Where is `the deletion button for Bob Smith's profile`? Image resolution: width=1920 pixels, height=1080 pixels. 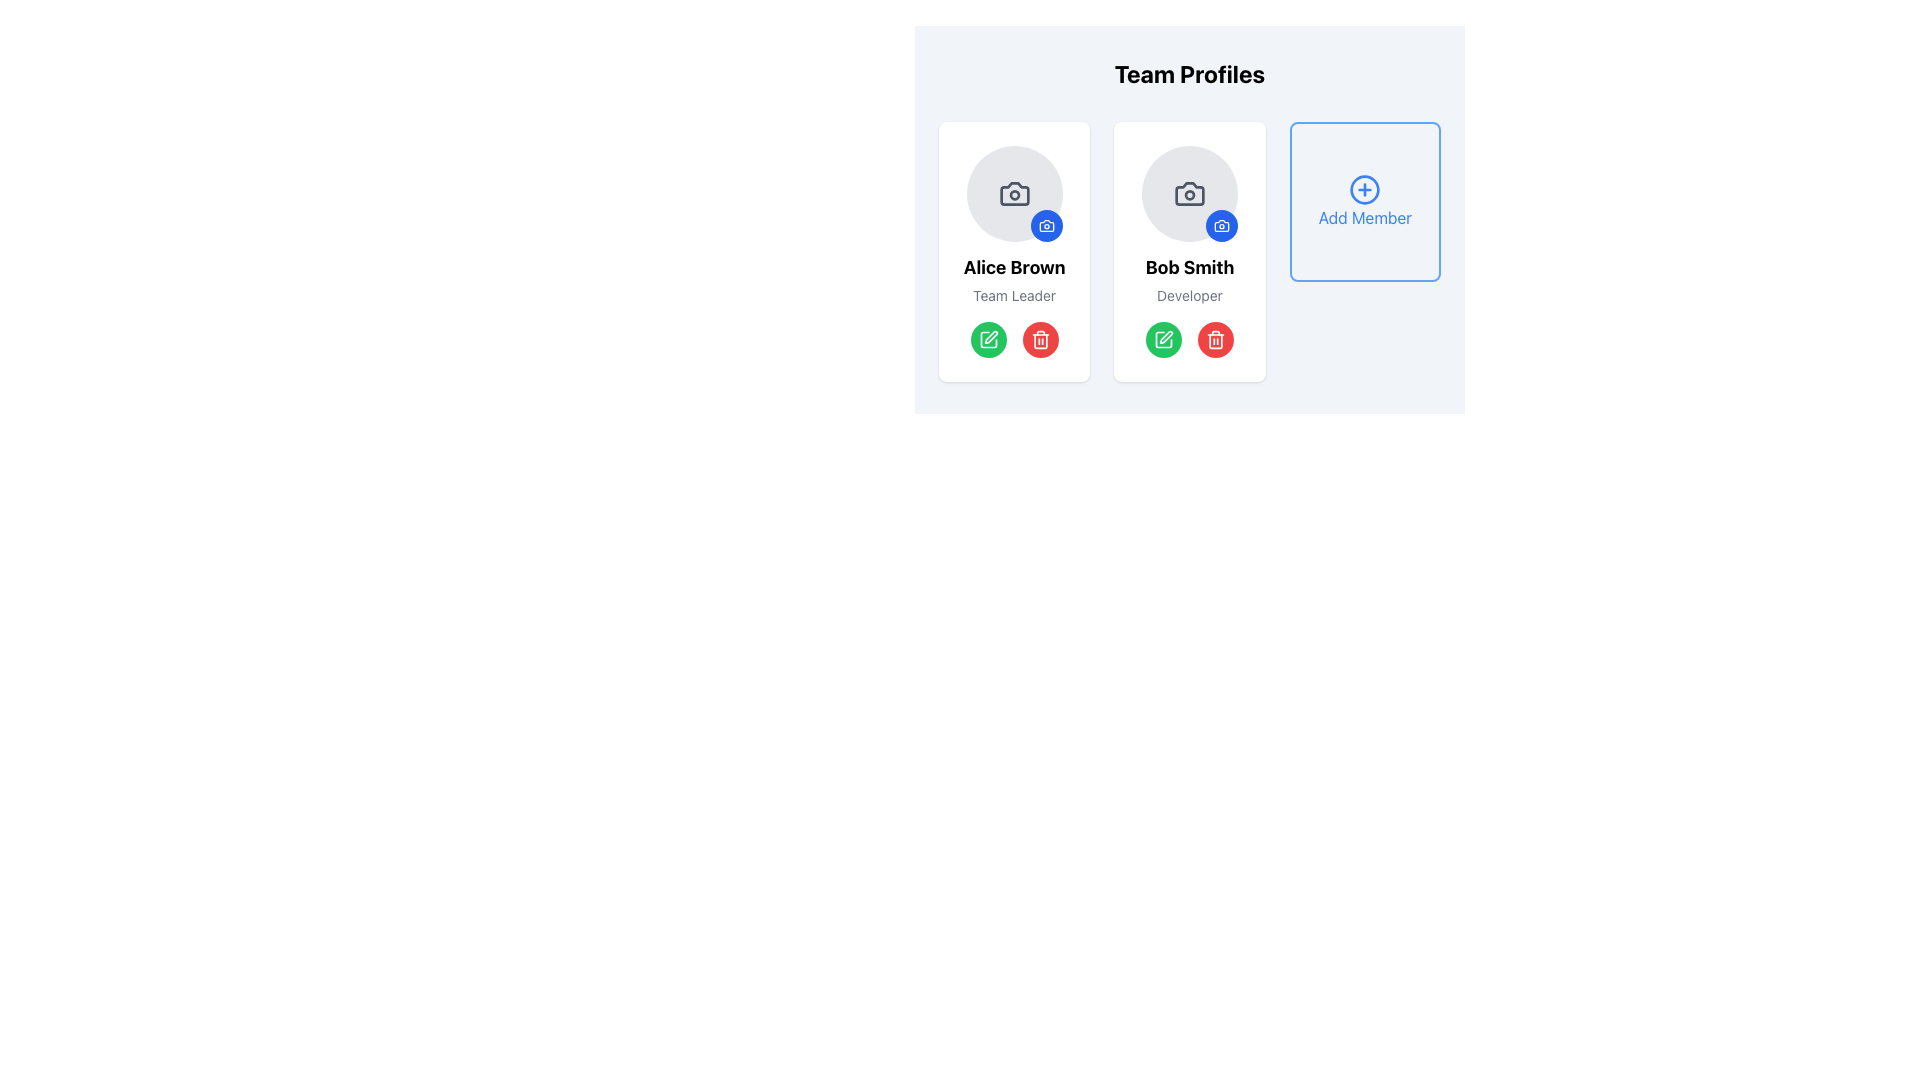 the deletion button for Bob Smith's profile is located at coordinates (1040, 338).